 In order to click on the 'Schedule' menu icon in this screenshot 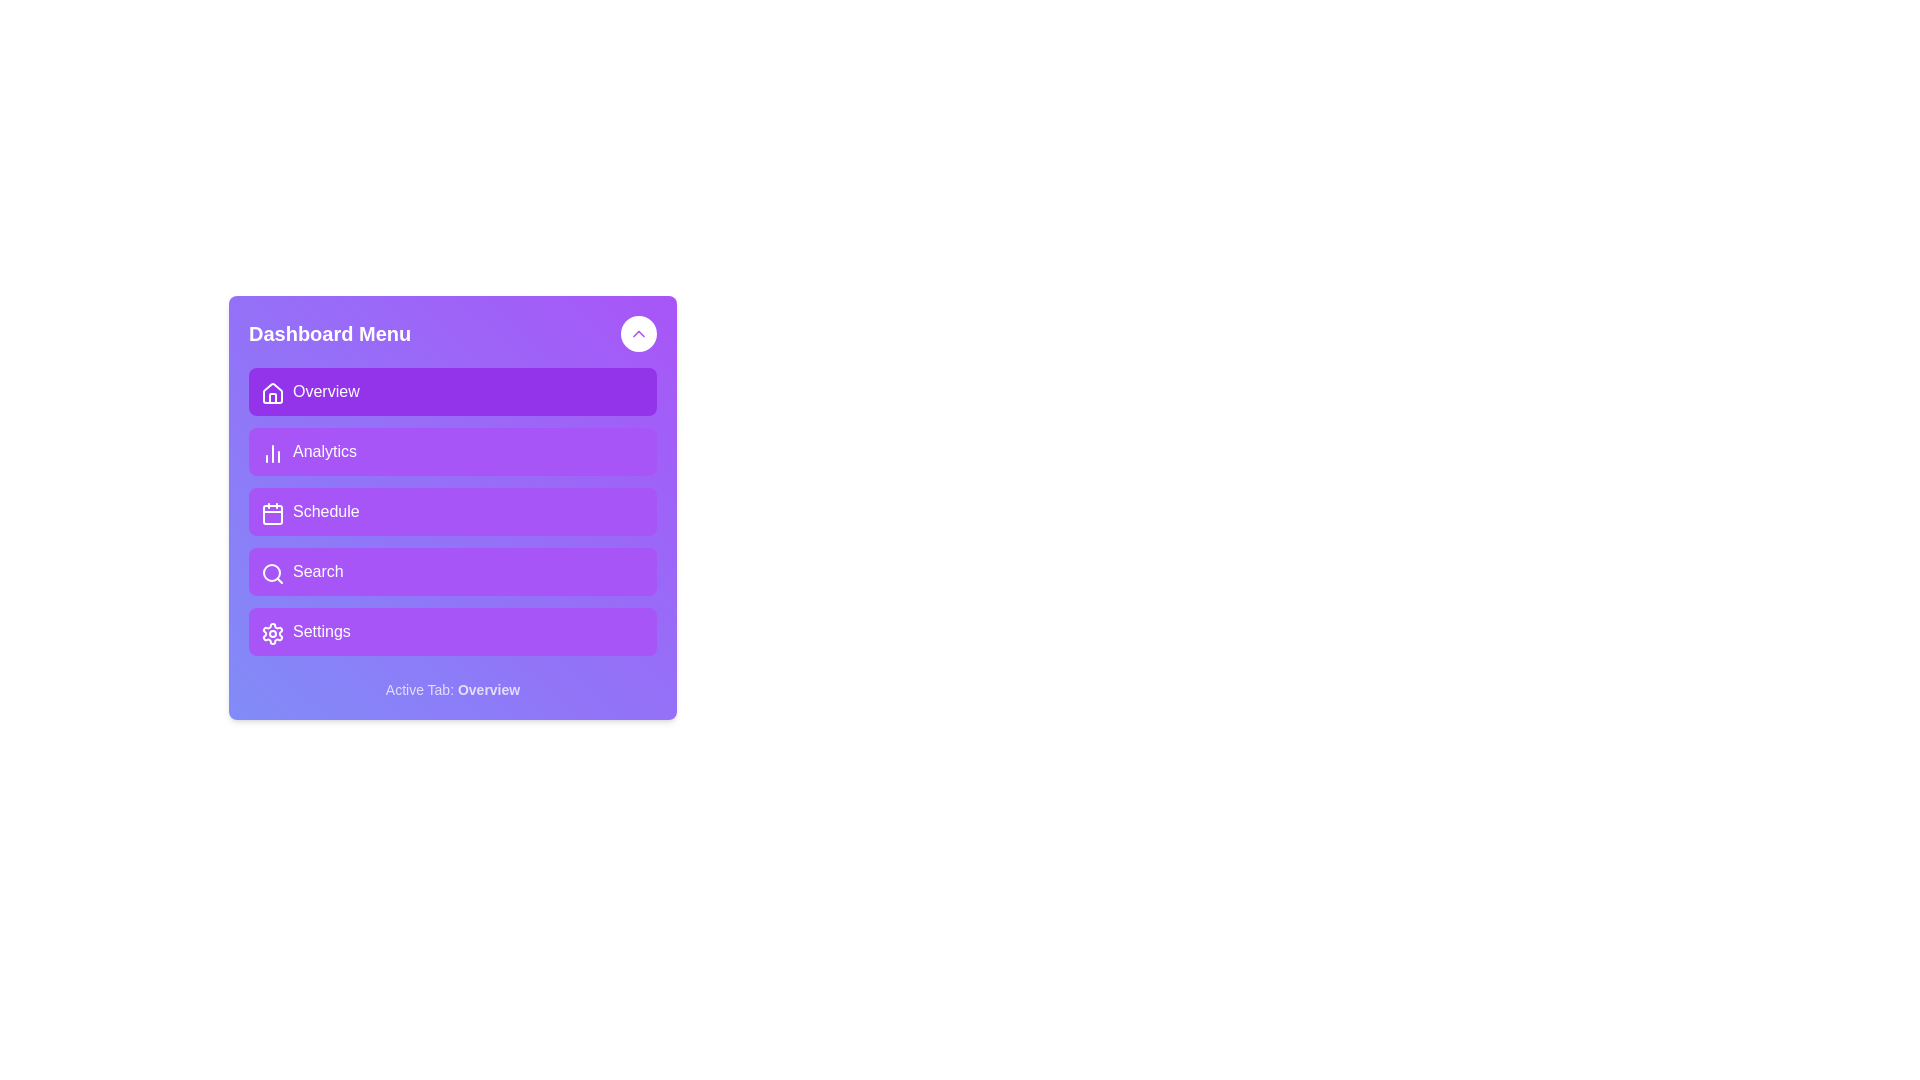, I will do `click(269, 511)`.